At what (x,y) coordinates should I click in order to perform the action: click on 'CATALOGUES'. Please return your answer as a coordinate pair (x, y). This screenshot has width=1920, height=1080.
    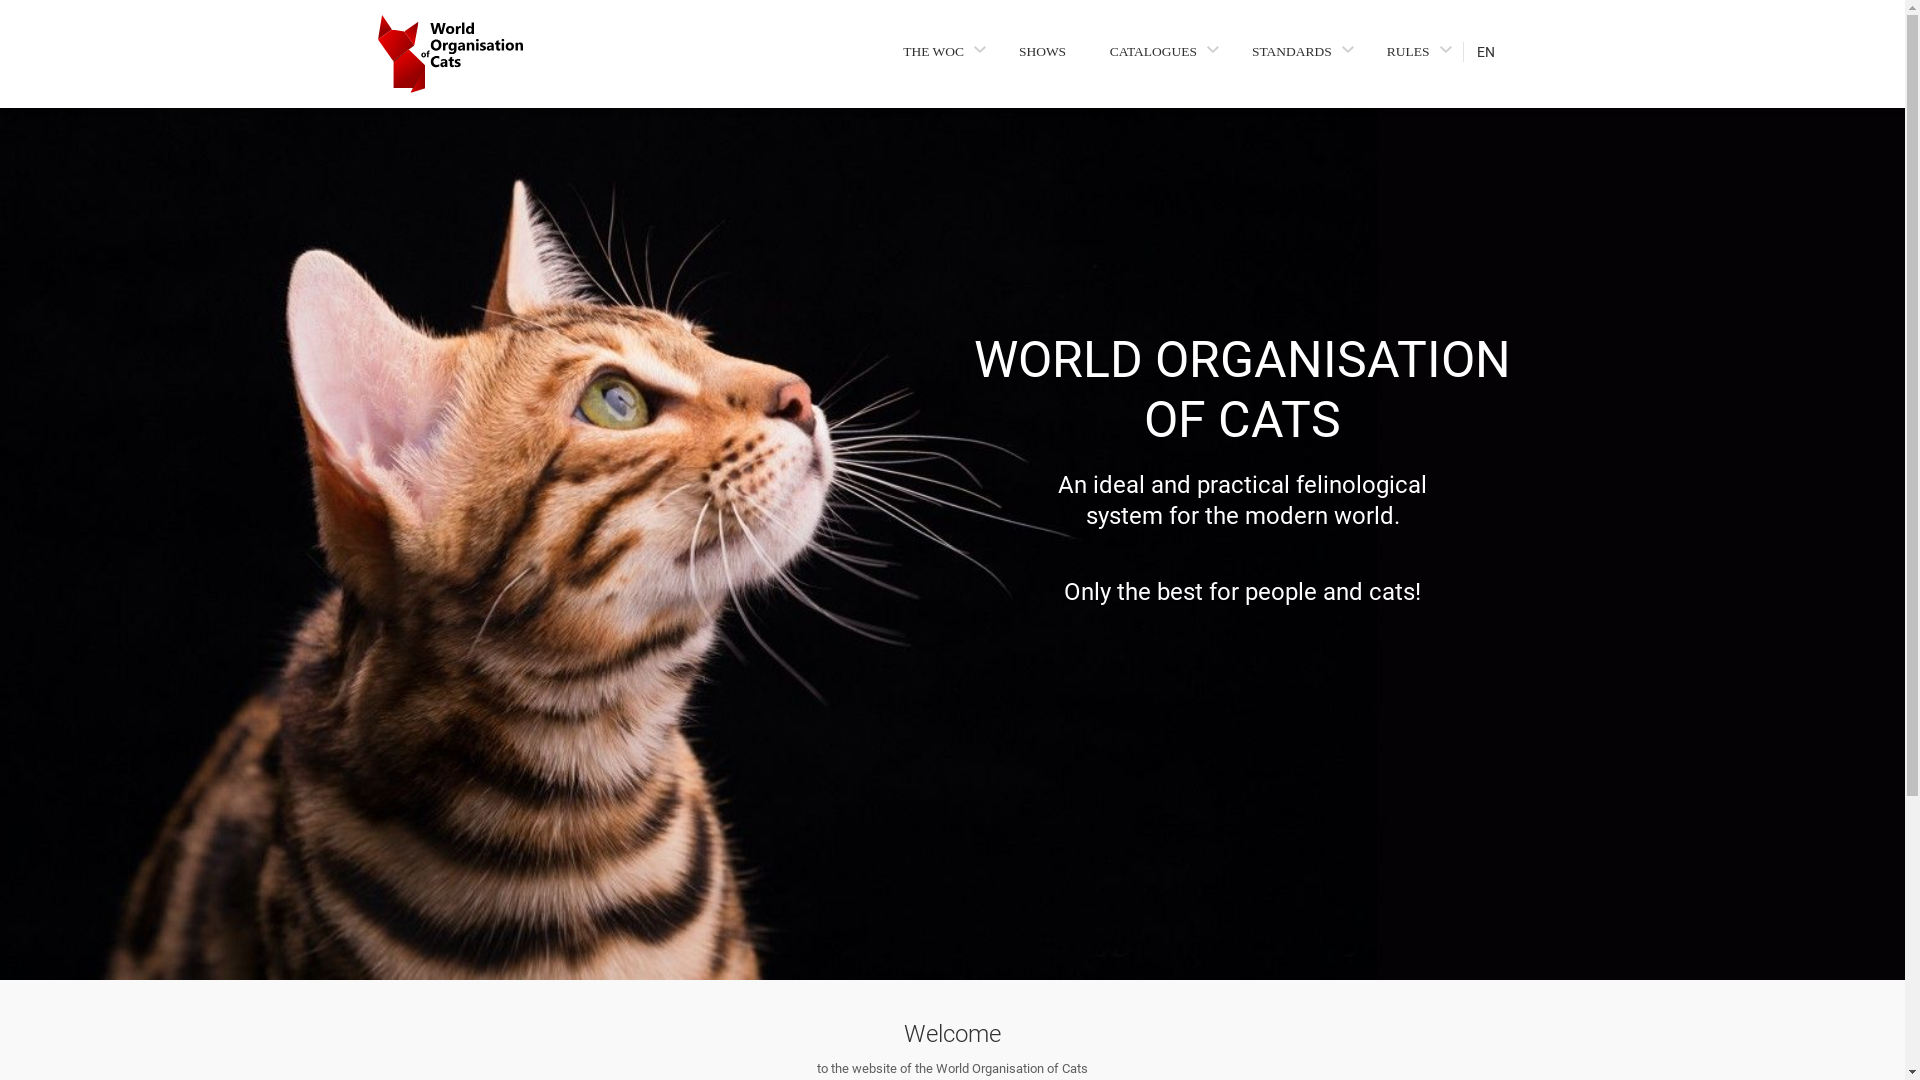
    Looking at the image, I should click on (1158, 50).